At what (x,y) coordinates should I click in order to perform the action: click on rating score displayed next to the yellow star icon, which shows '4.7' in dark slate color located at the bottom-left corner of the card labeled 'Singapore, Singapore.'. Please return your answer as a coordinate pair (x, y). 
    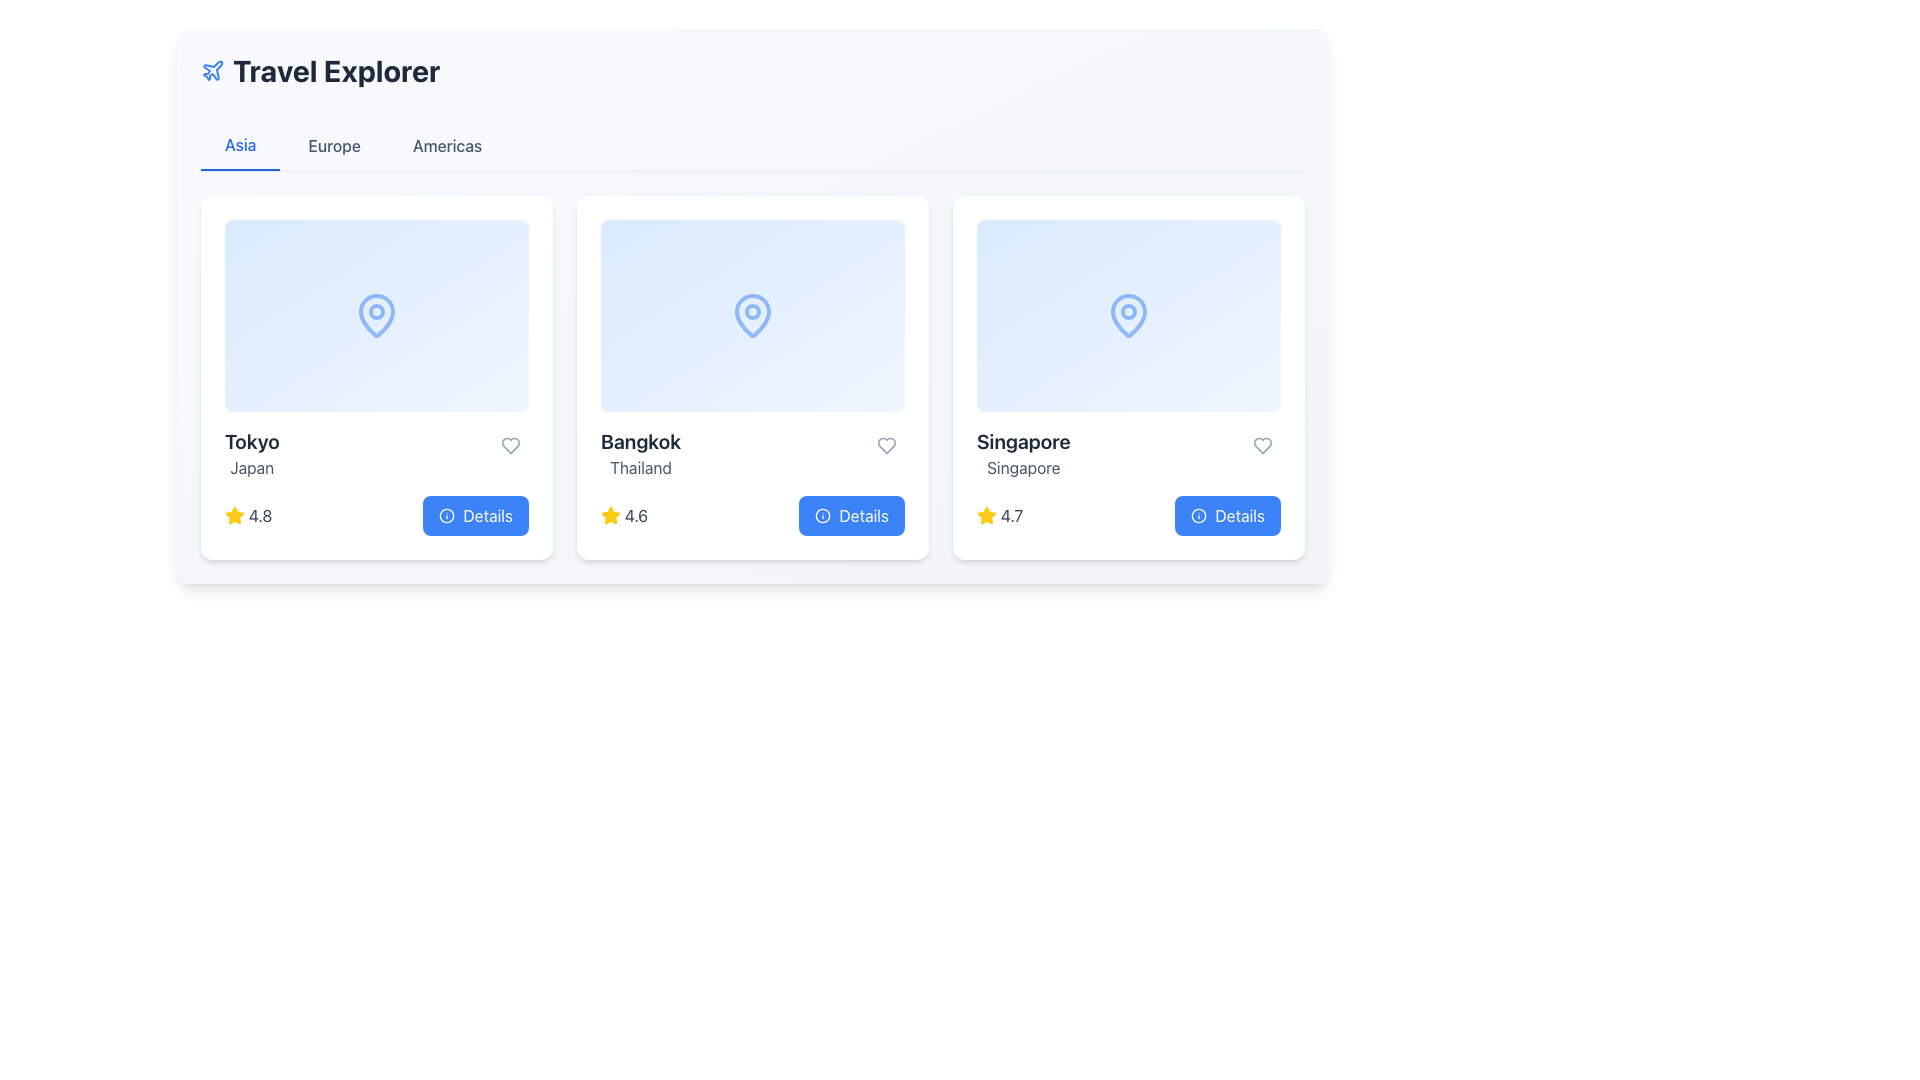
    Looking at the image, I should click on (1000, 515).